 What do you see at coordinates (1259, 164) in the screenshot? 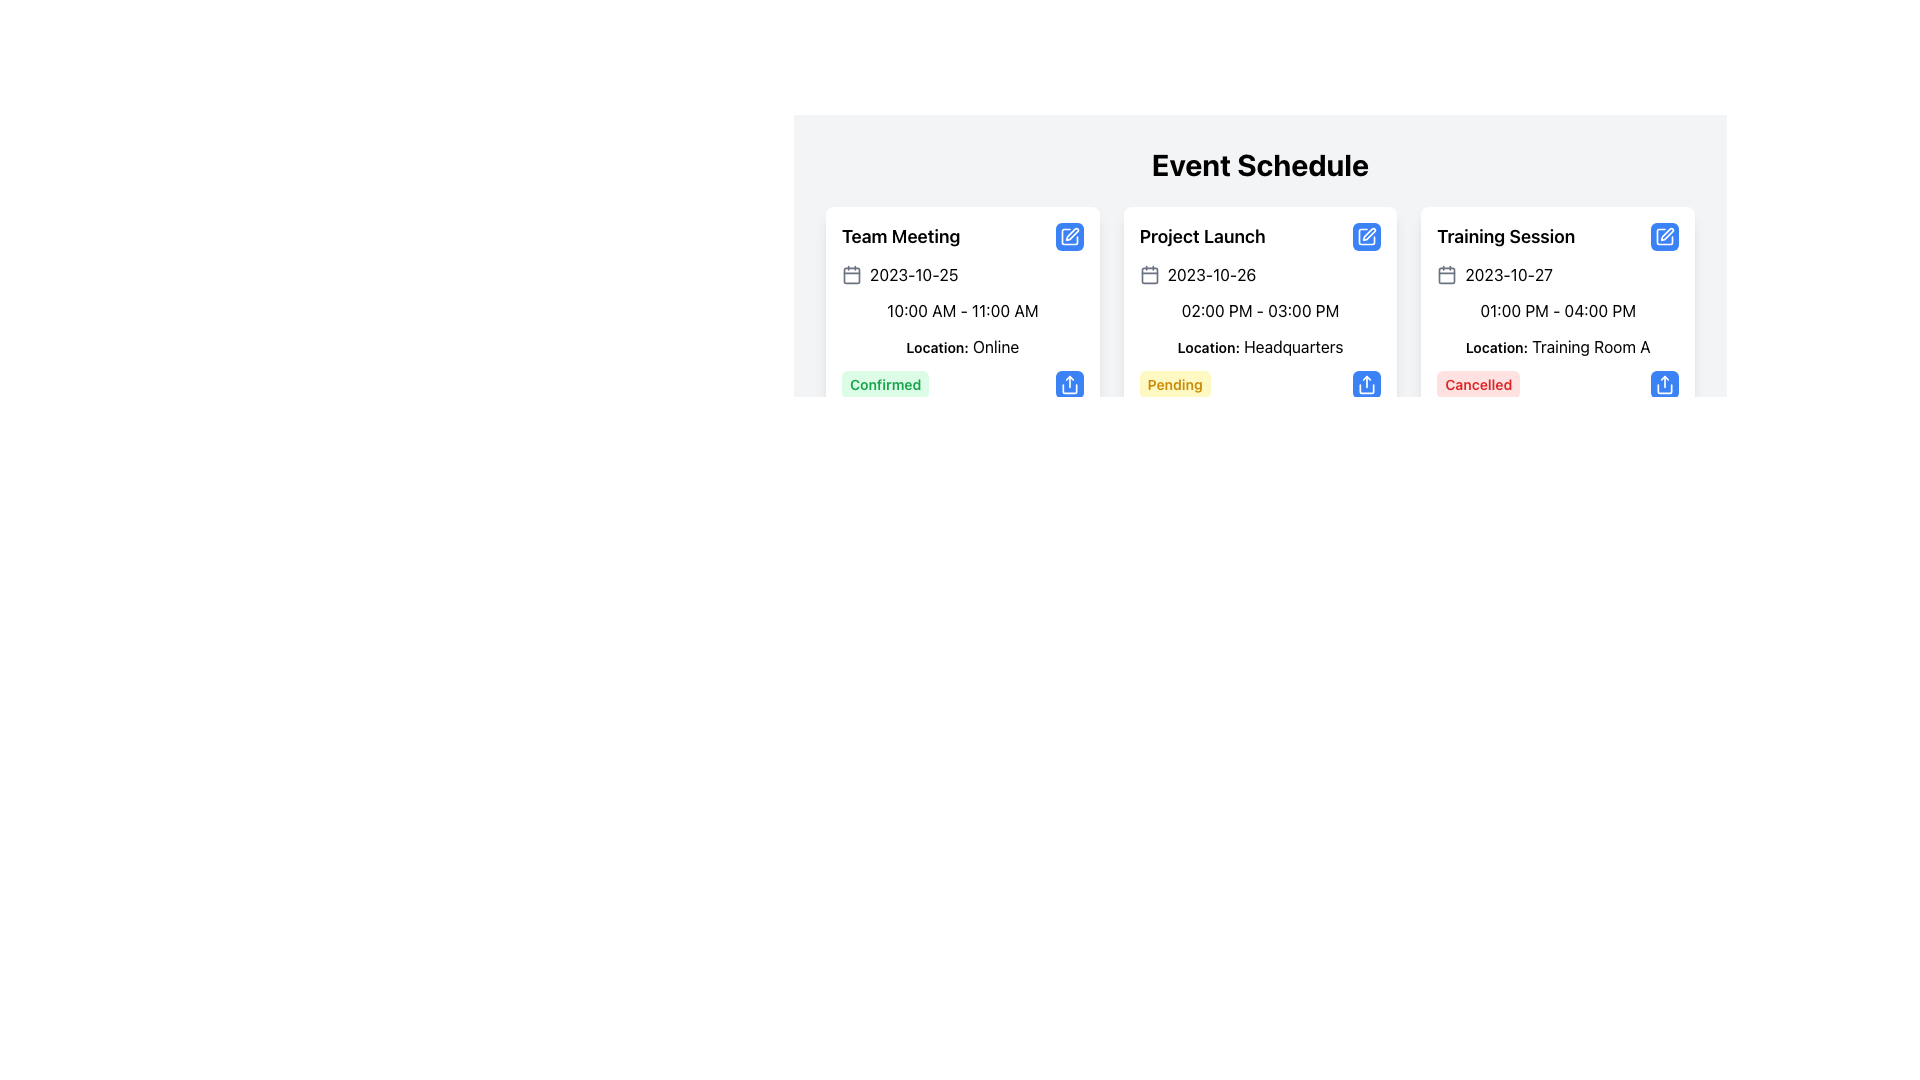
I see `the prominently displayed header text reading 'Event Schedule', which is styled with a large, bold font and positioned at the top of the event details section` at bounding box center [1259, 164].